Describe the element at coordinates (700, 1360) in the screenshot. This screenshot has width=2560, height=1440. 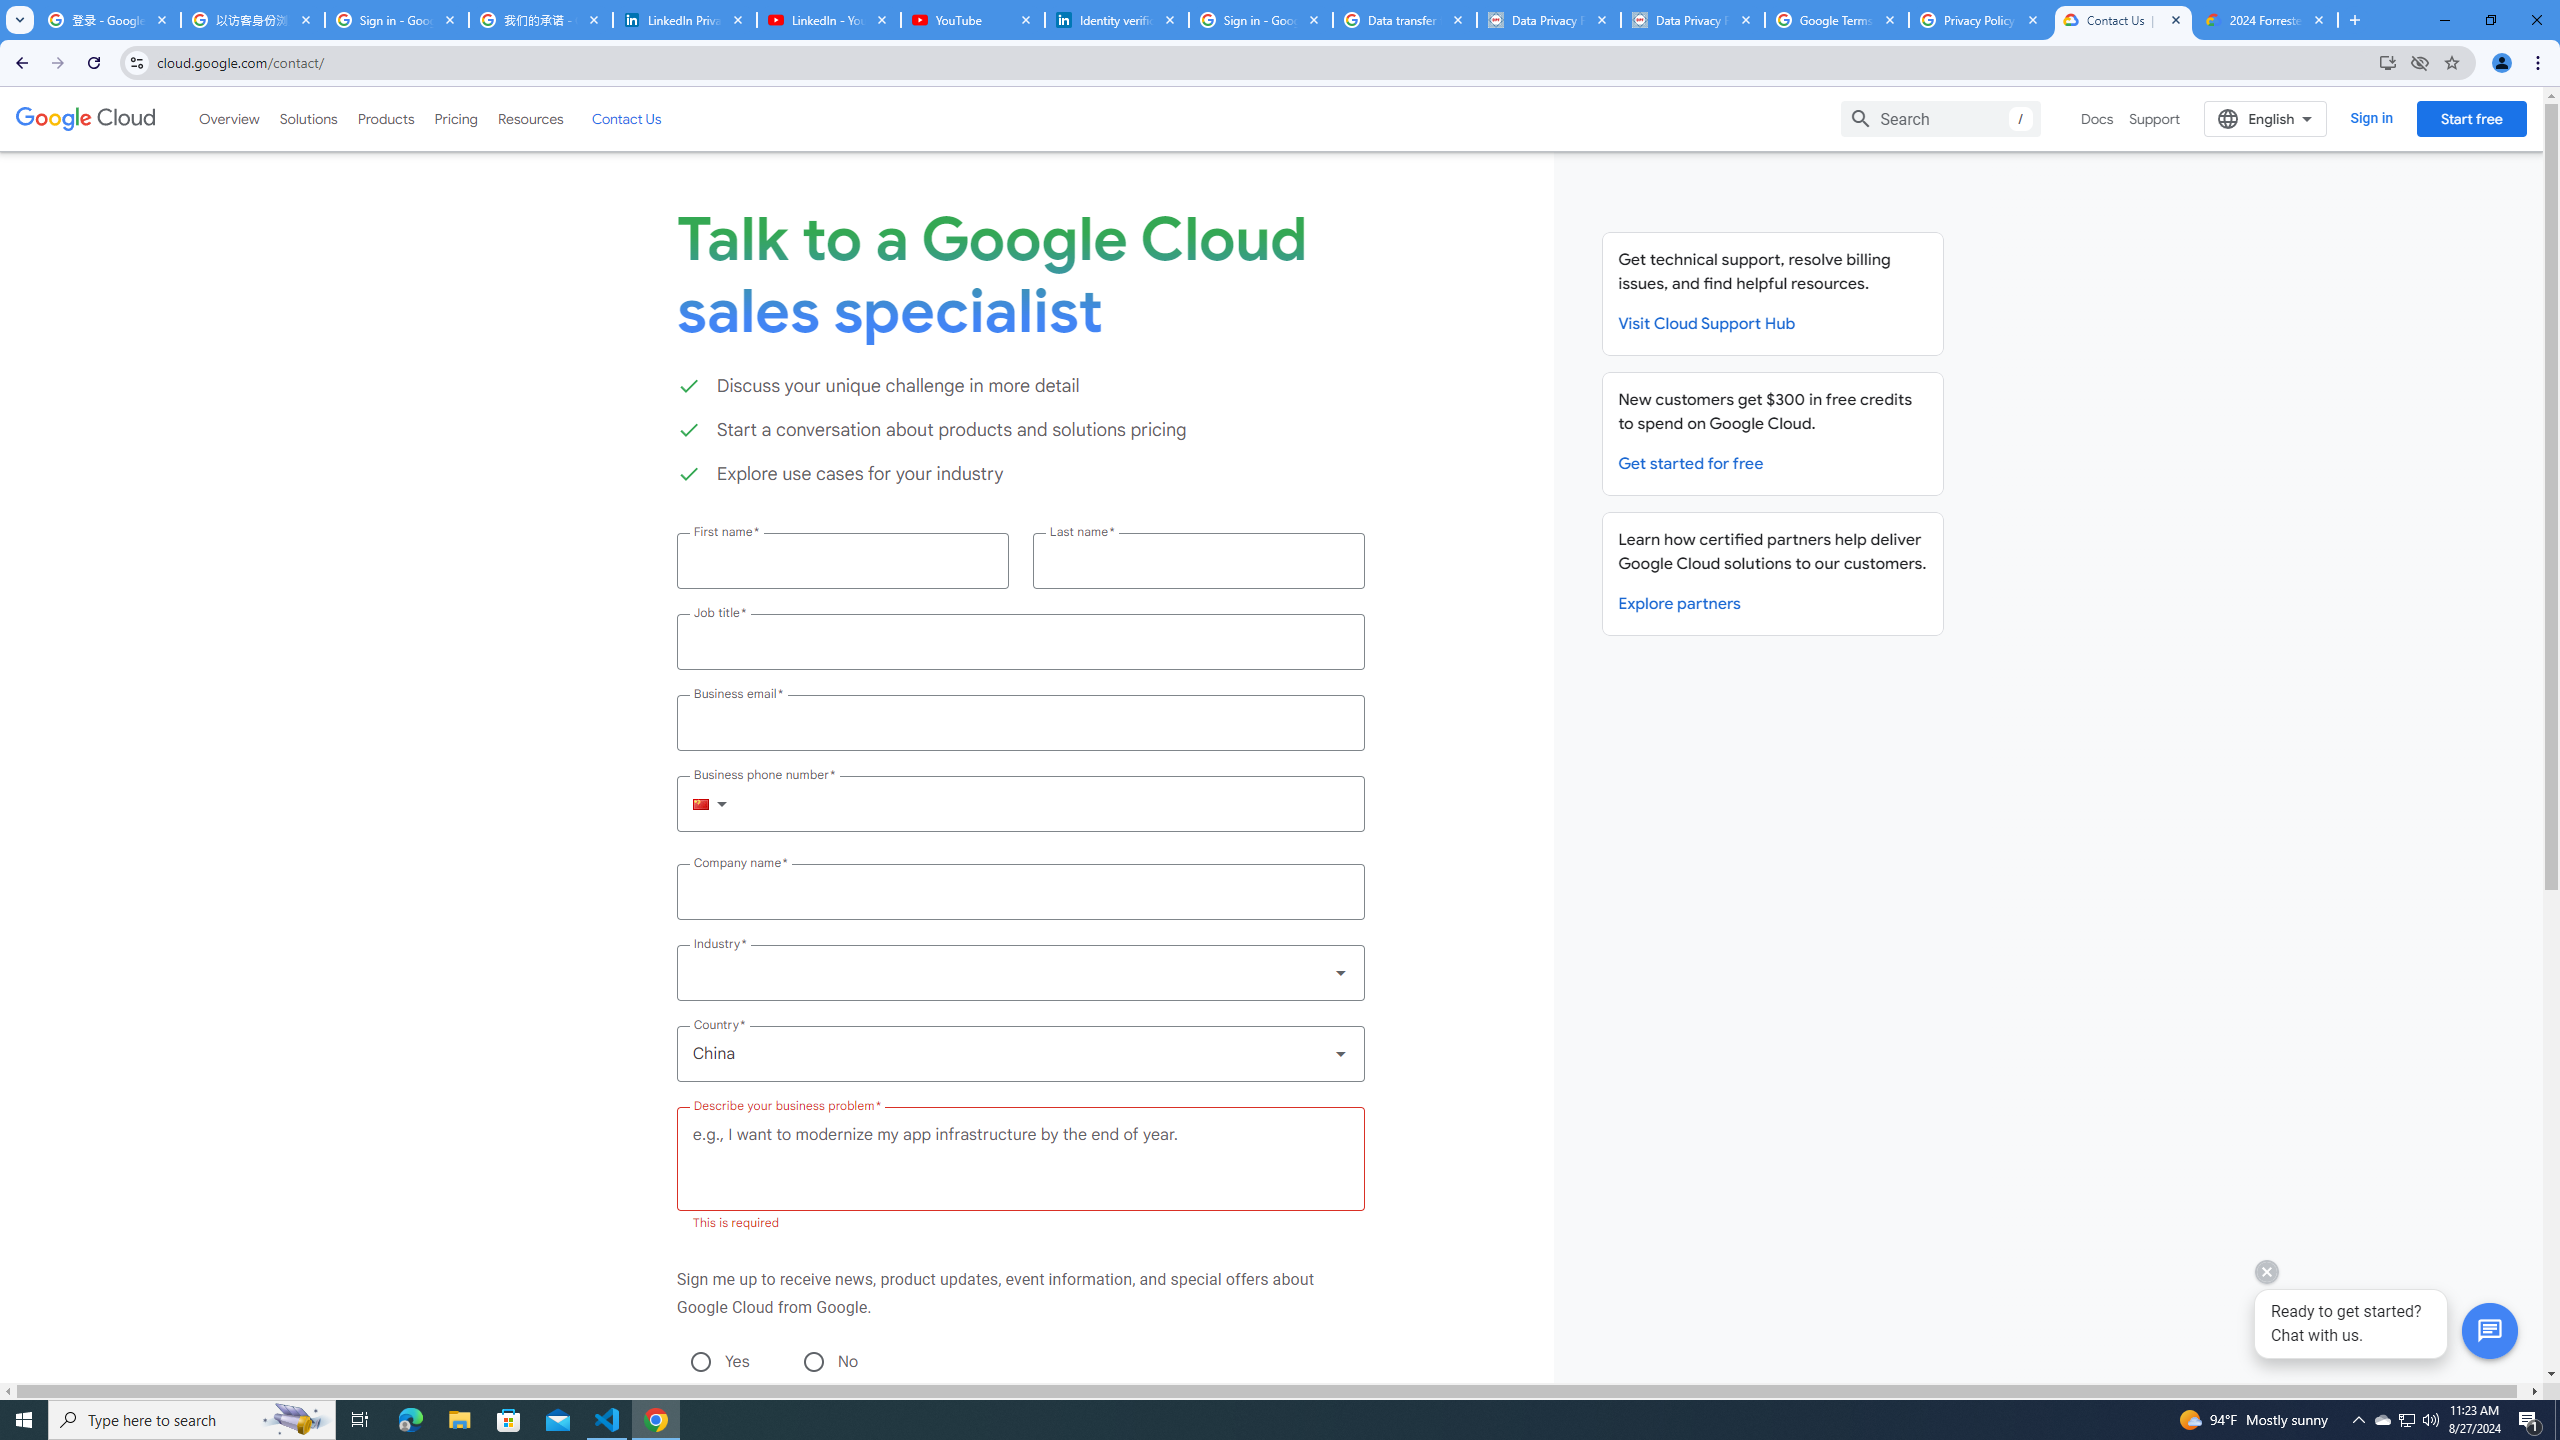
I see `'Yes'` at that location.